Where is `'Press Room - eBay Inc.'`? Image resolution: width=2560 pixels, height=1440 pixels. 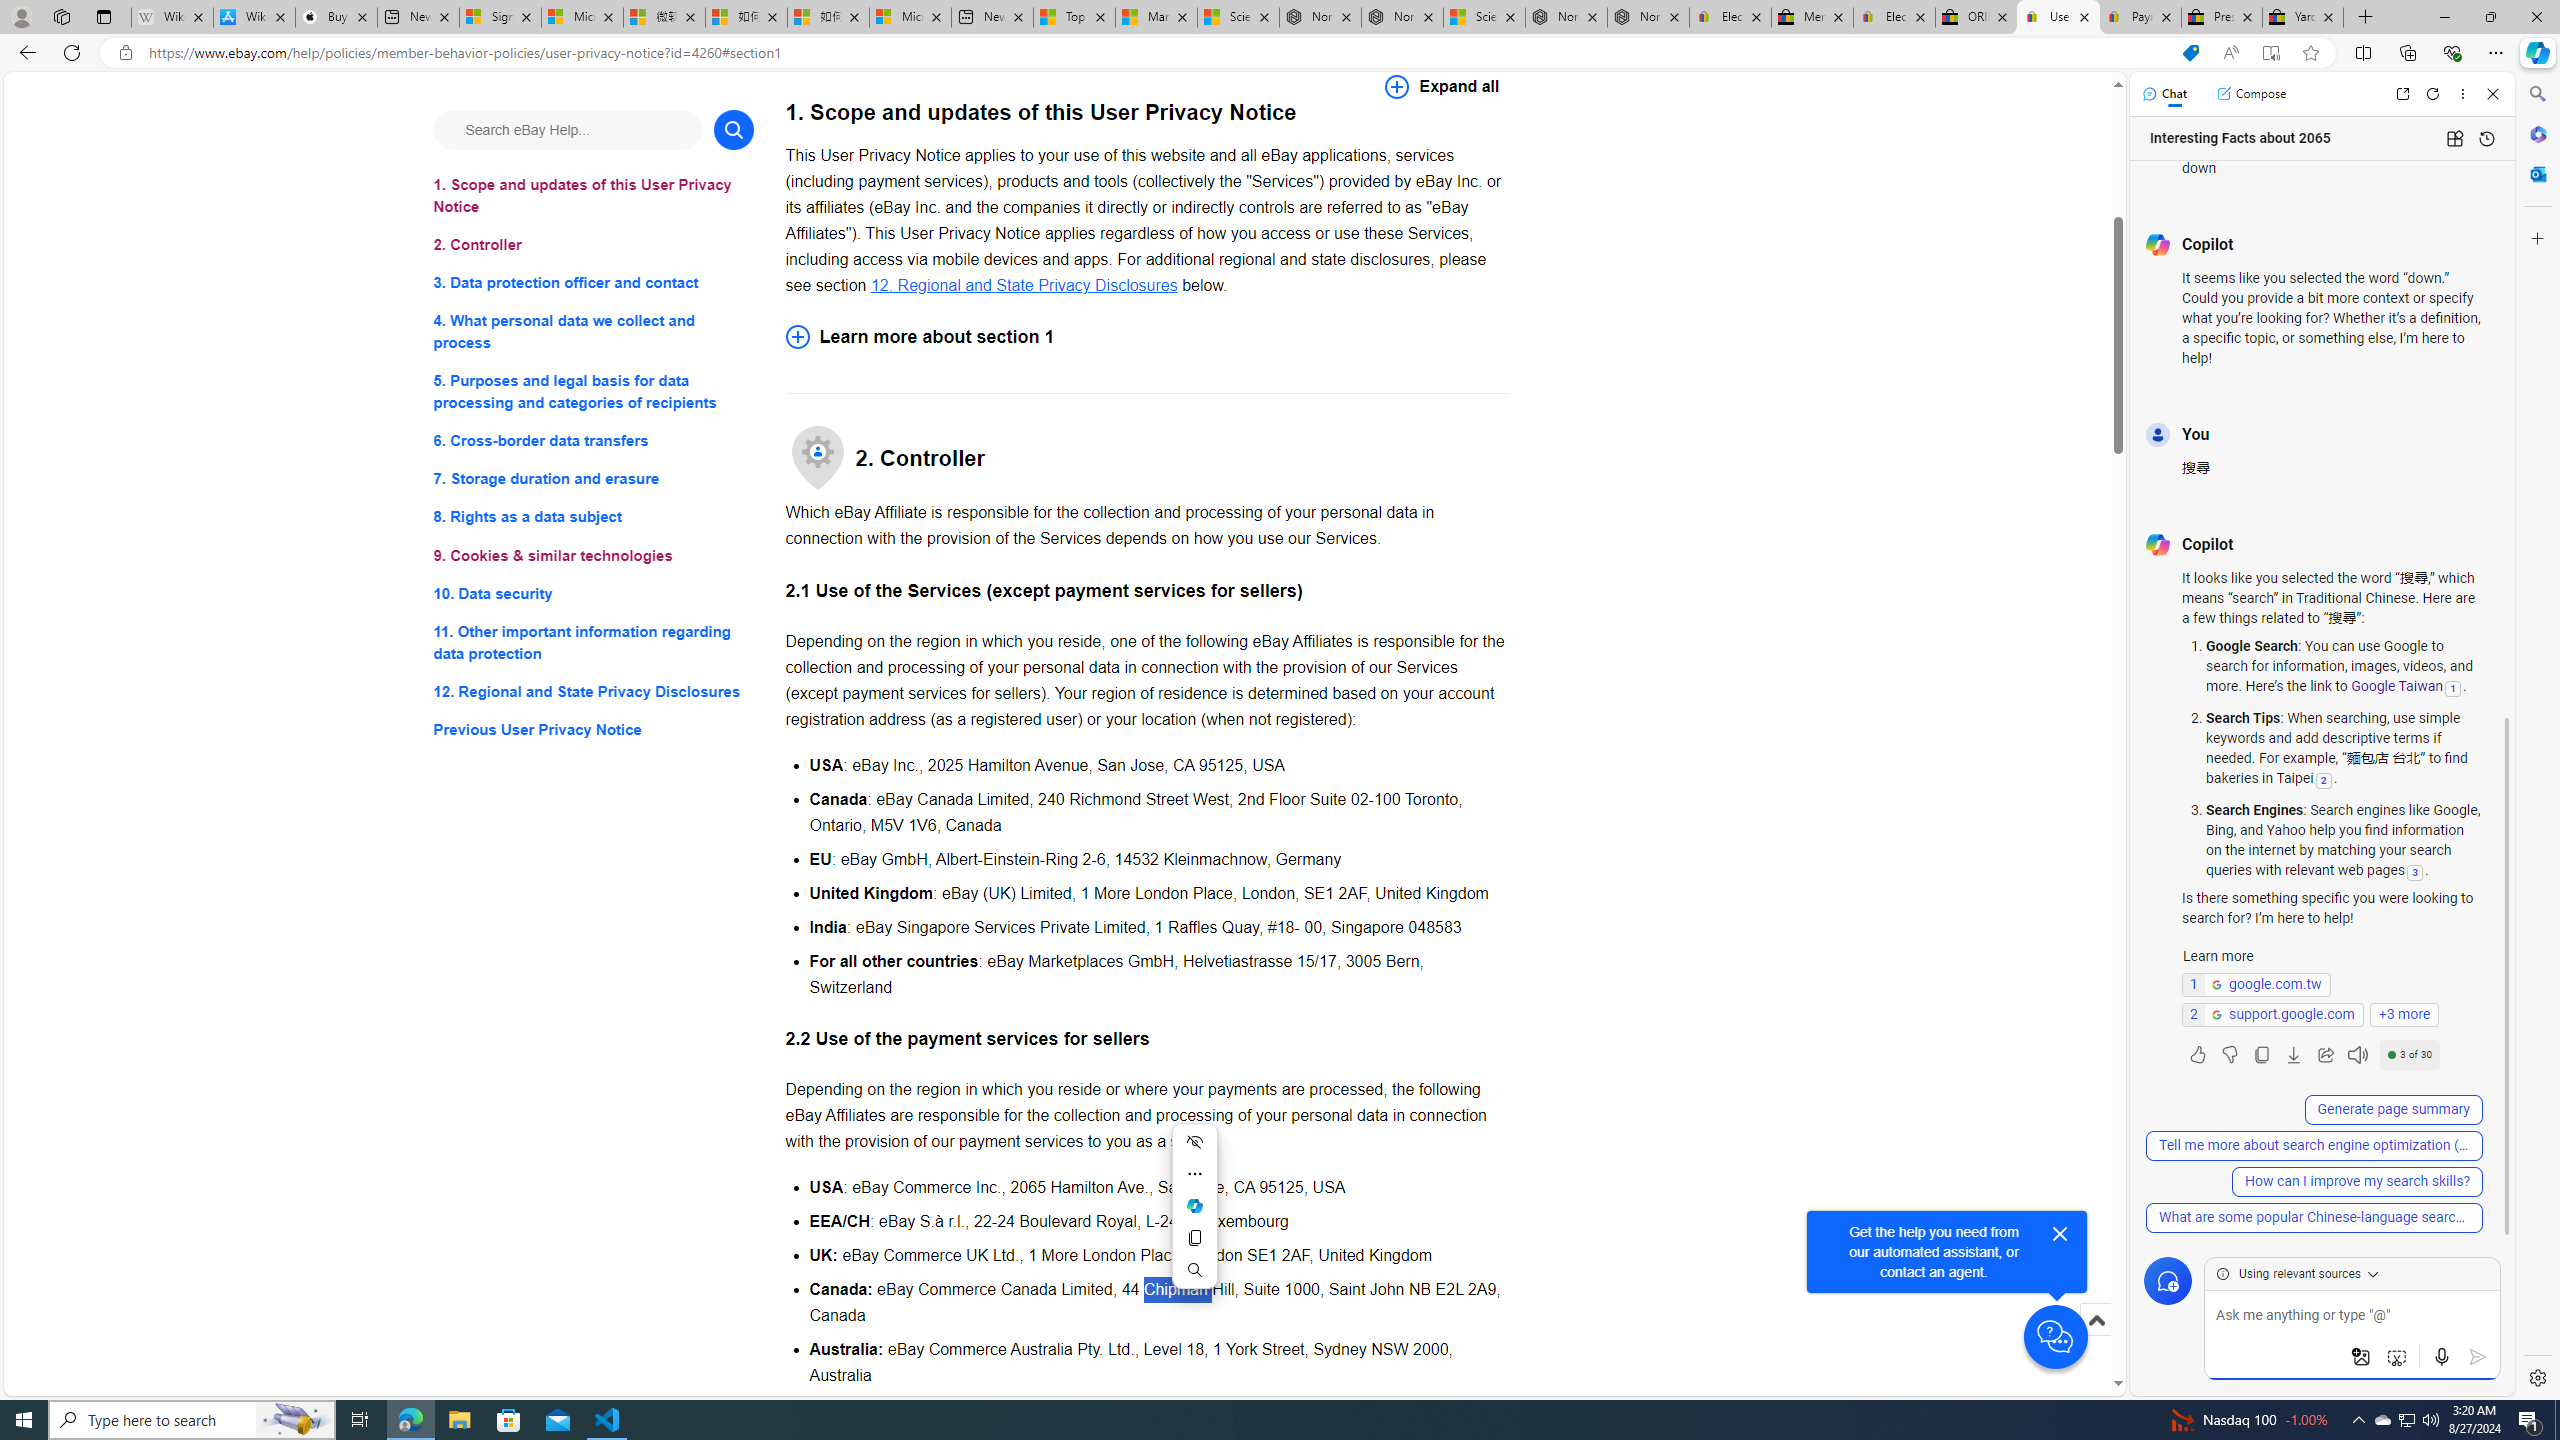 'Press Room - eBay Inc.' is located at coordinates (2221, 16).